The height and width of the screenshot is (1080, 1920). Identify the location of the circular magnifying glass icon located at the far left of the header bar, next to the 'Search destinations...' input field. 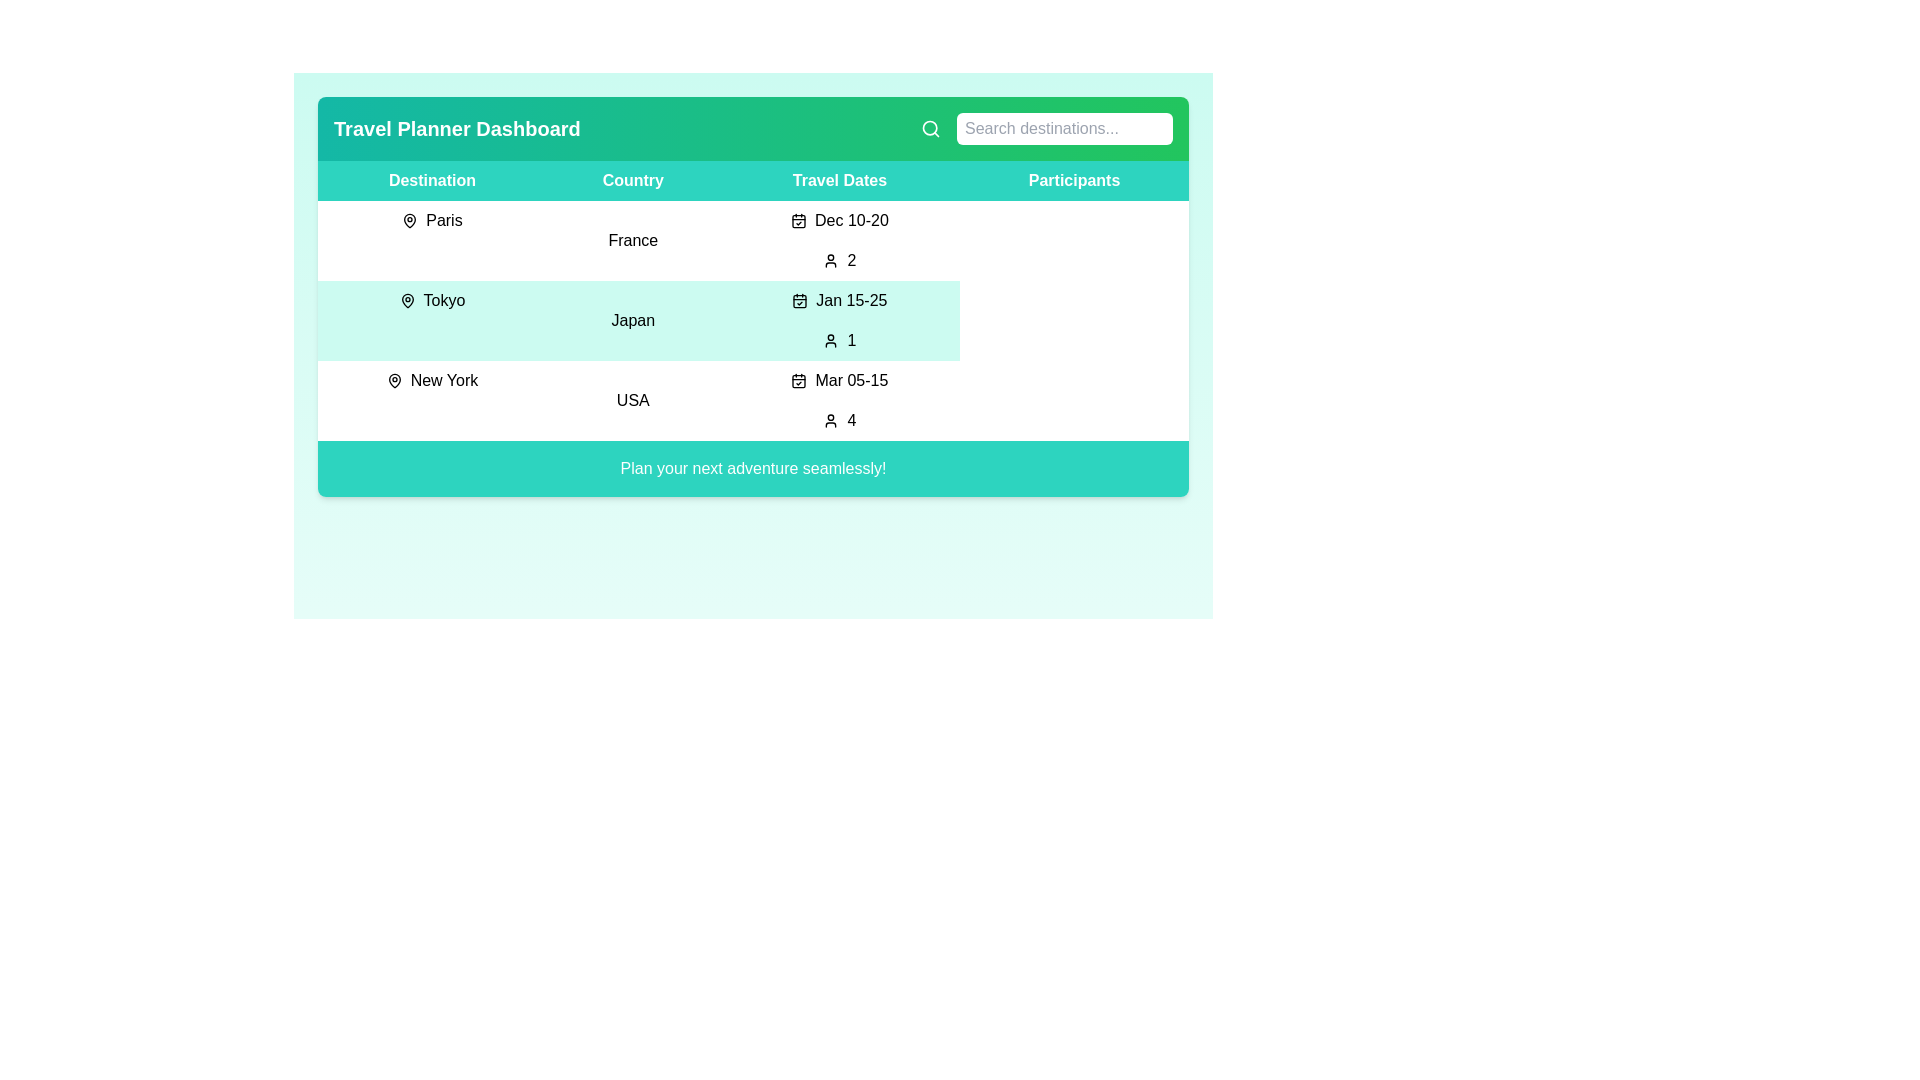
(930, 128).